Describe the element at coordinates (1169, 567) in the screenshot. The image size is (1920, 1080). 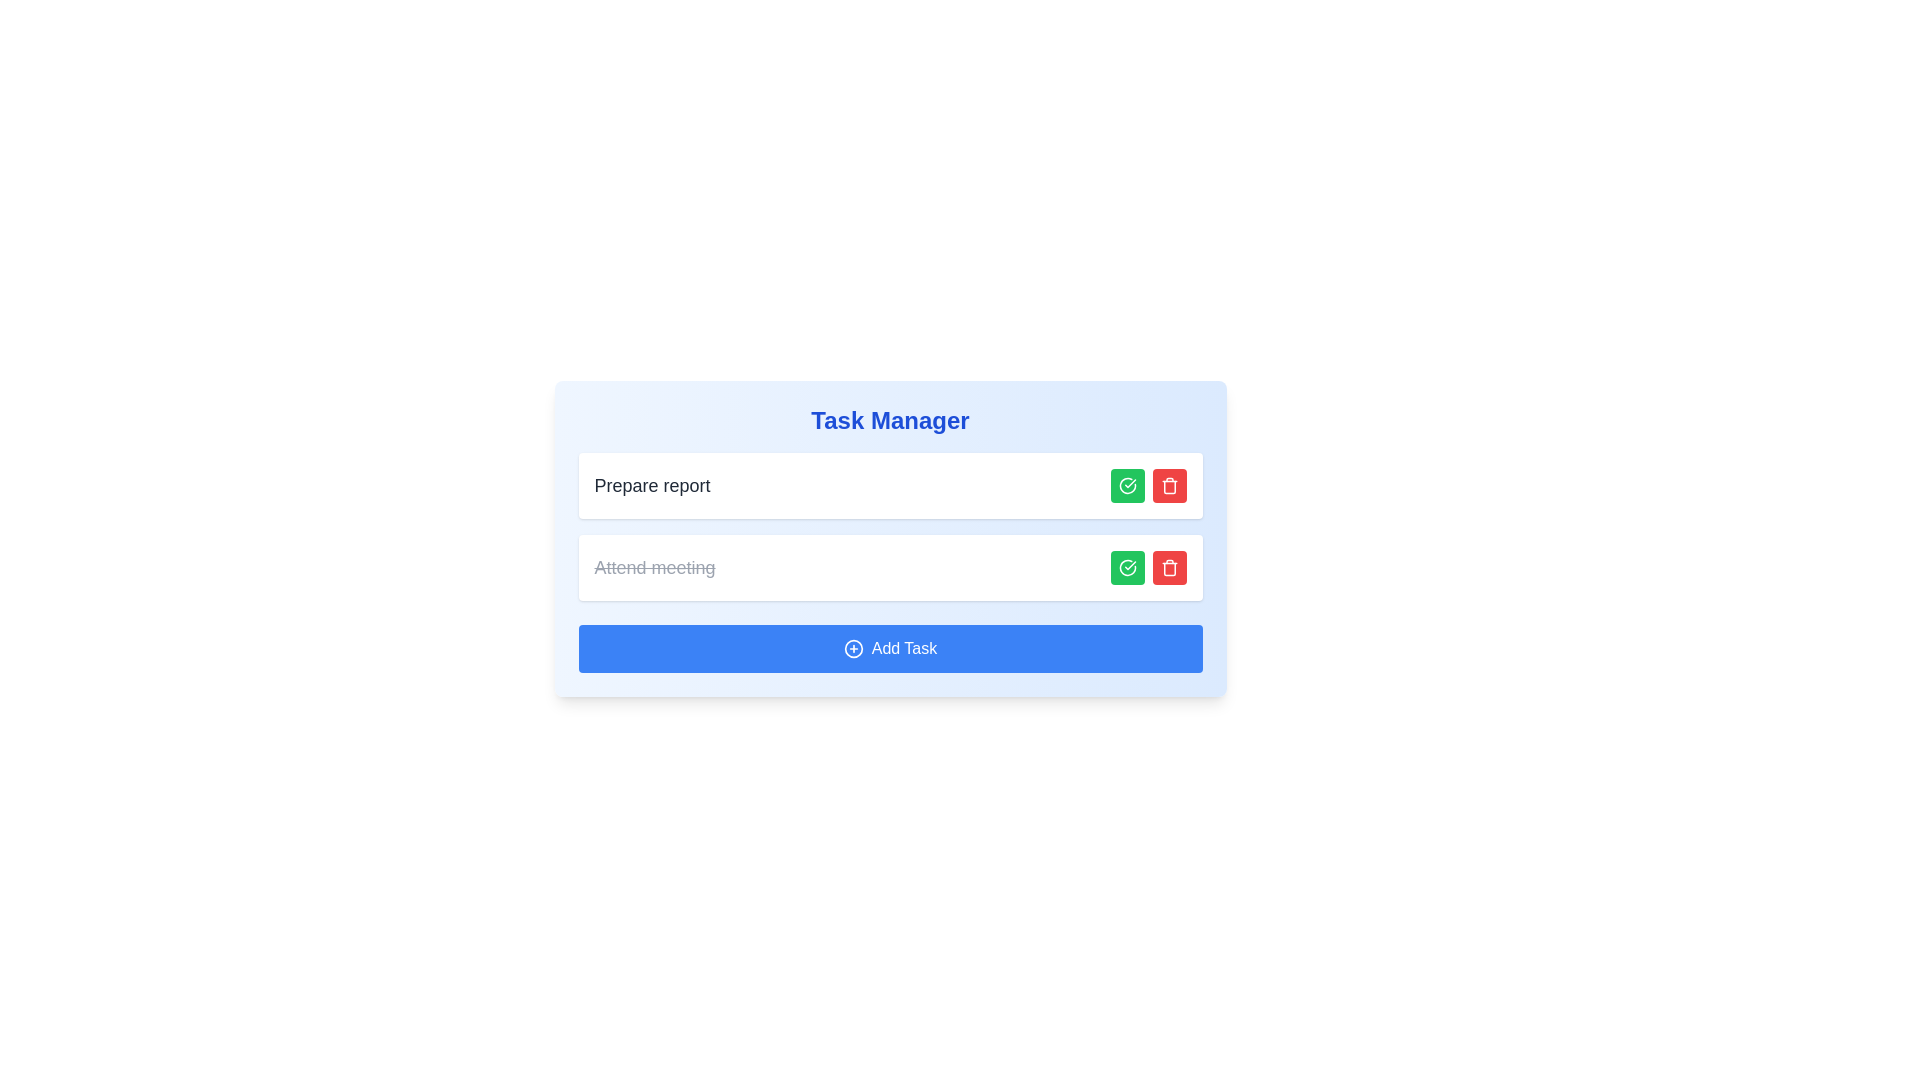
I see `the red button with a trash can icon, which is the second button in the horizontal layout next to the green button, located to the right of the 'Prepare report' task` at that location.